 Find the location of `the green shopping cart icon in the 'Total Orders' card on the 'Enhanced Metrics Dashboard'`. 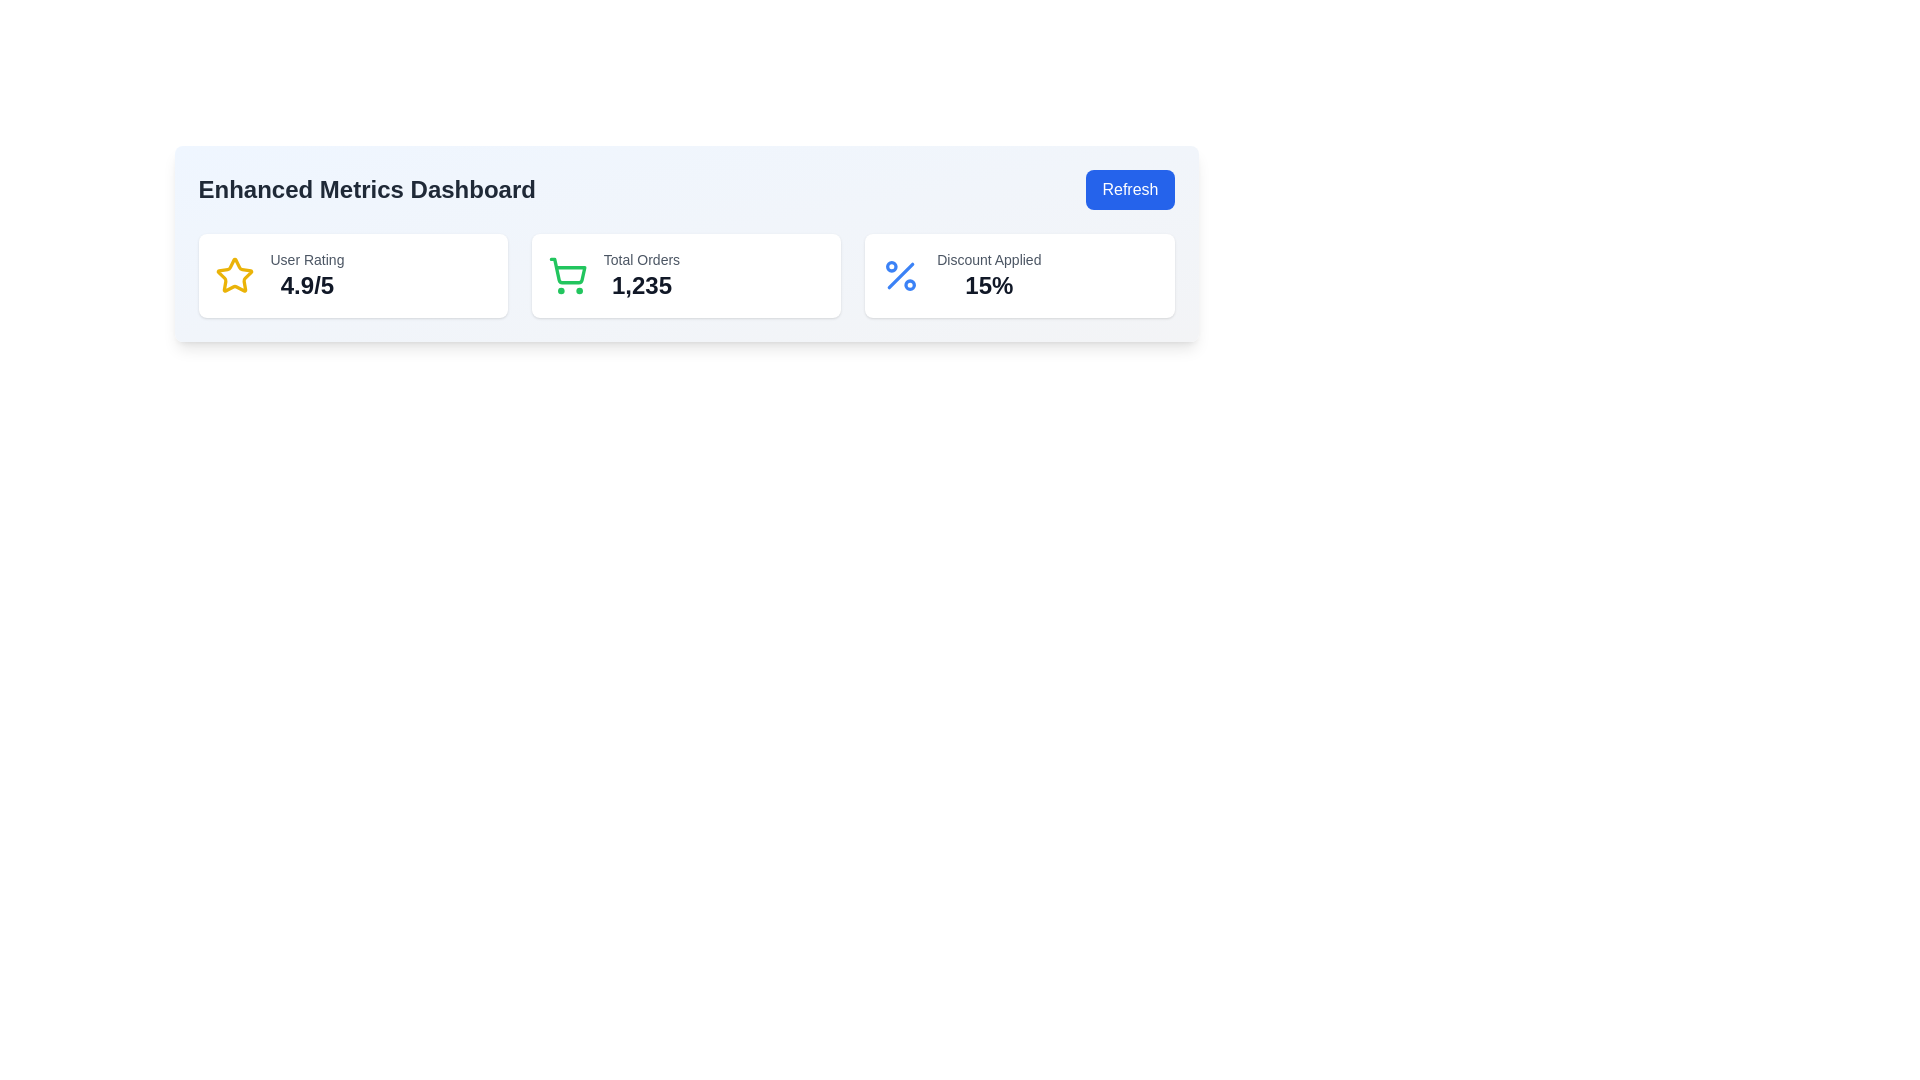

the green shopping cart icon in the 'Total Orders' card on the 'Enhanced Metrics Dashboard' is located at coordinates (566, 271).